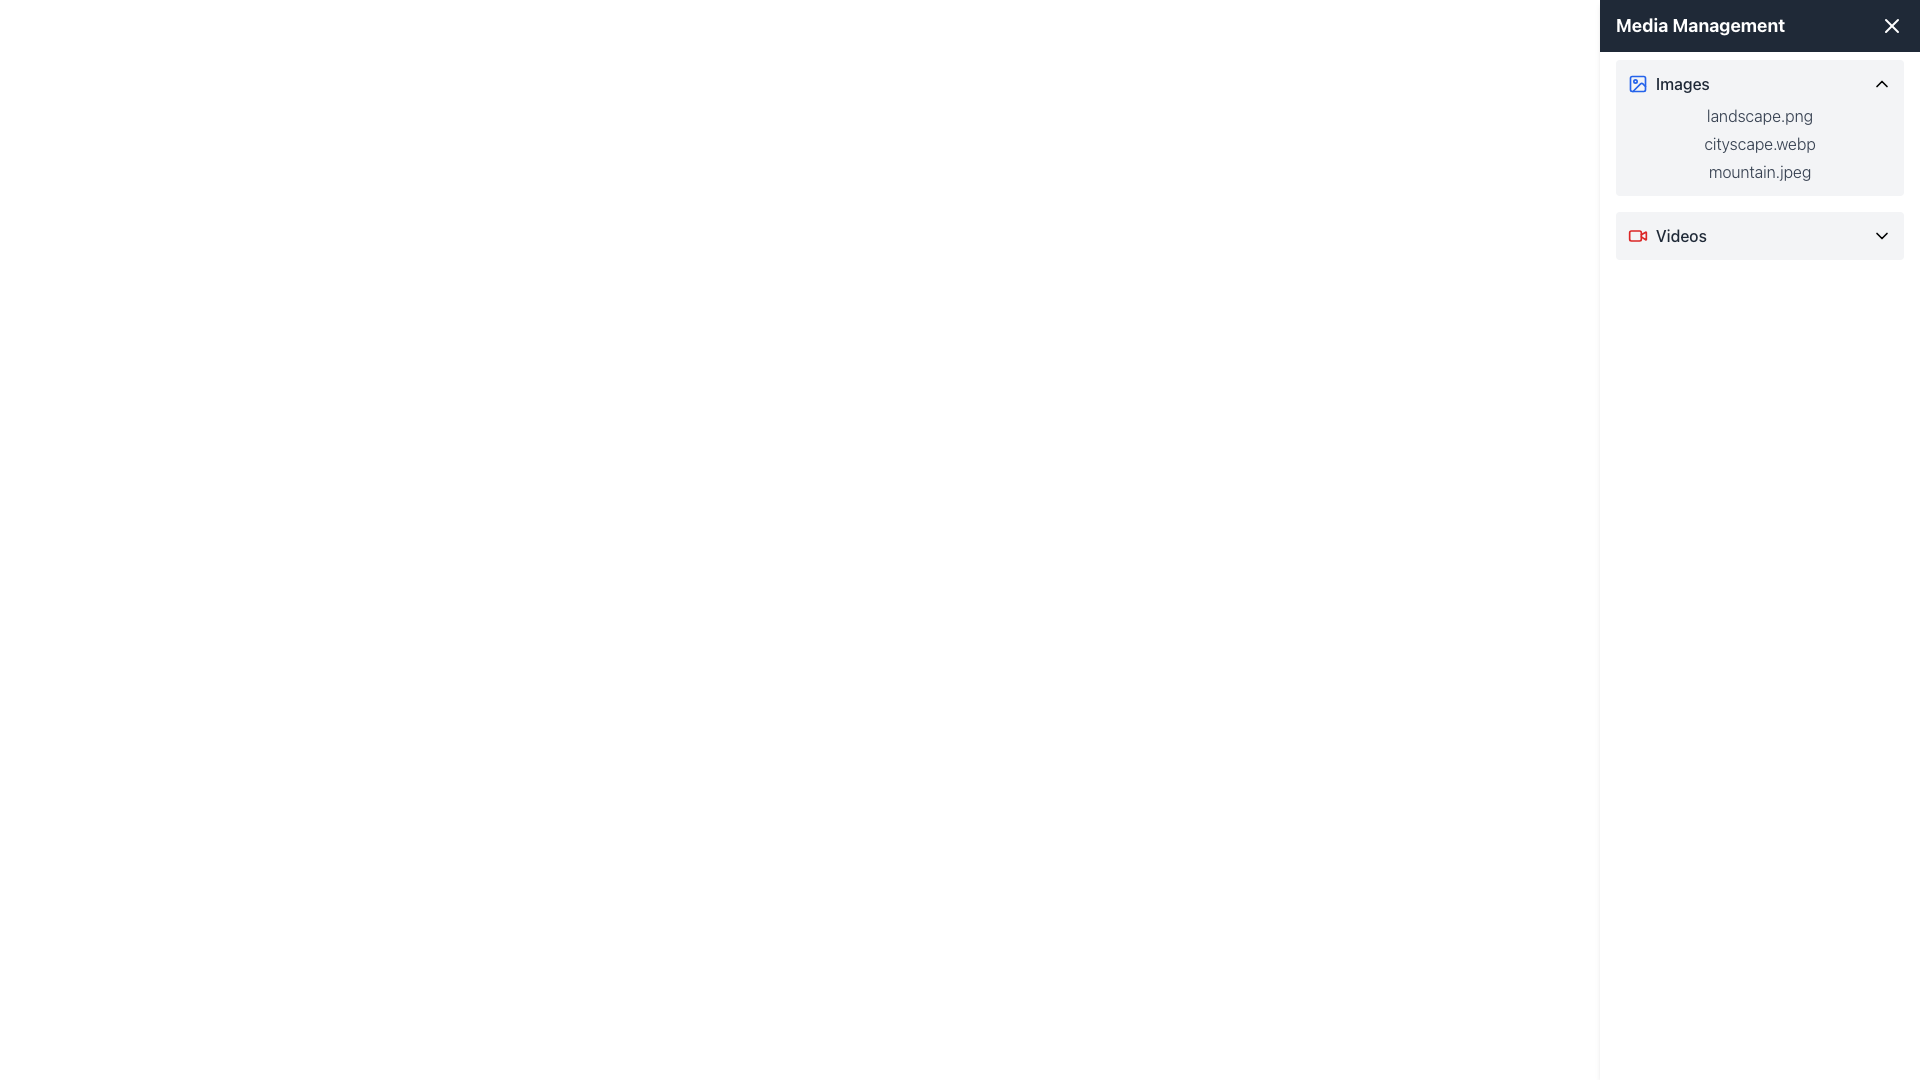  Describe the element at coordinates (1681, 83) in the screenshot. I see `the 'Images' text label in the Media Management sidebar` at that location.